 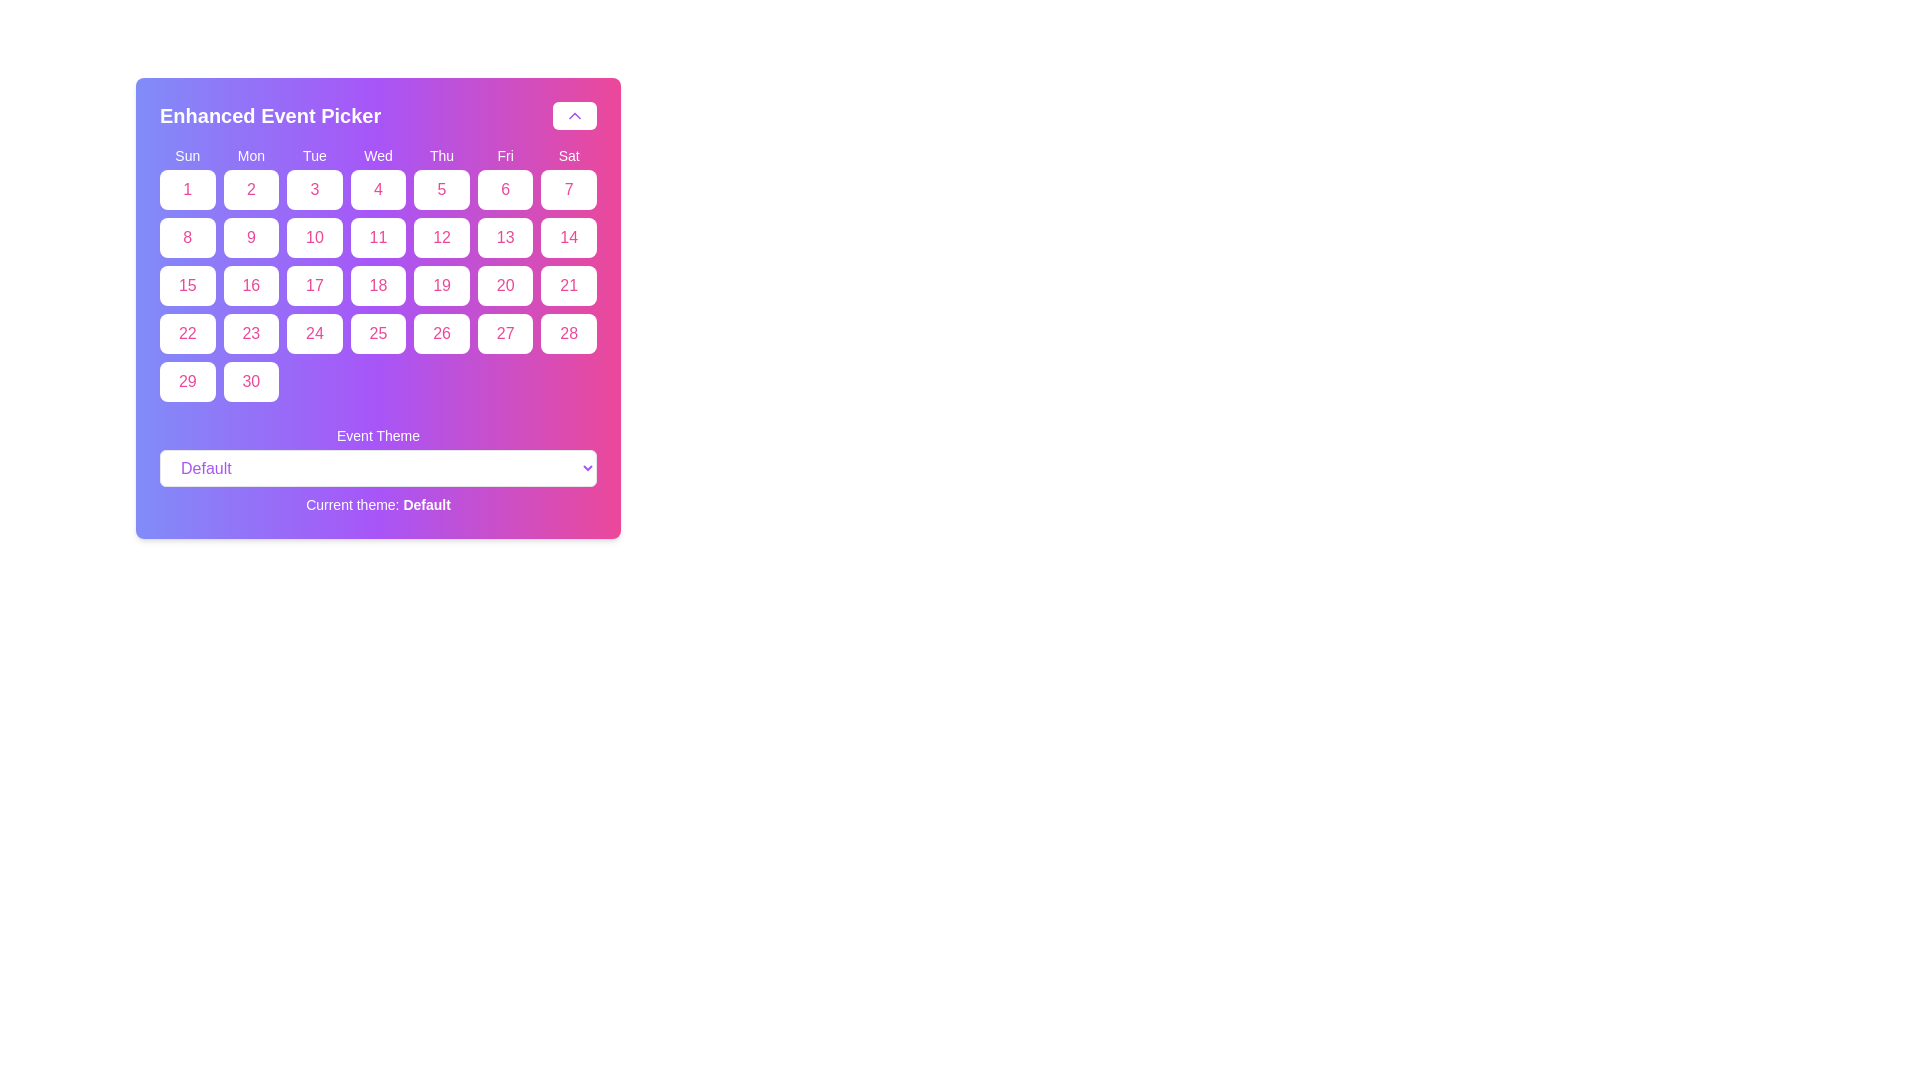 What do you see at coordinates (568, 189) in the screenshot?
I see `the button representing the date '7' in the calendar interface` at bounding box center [568, 189].